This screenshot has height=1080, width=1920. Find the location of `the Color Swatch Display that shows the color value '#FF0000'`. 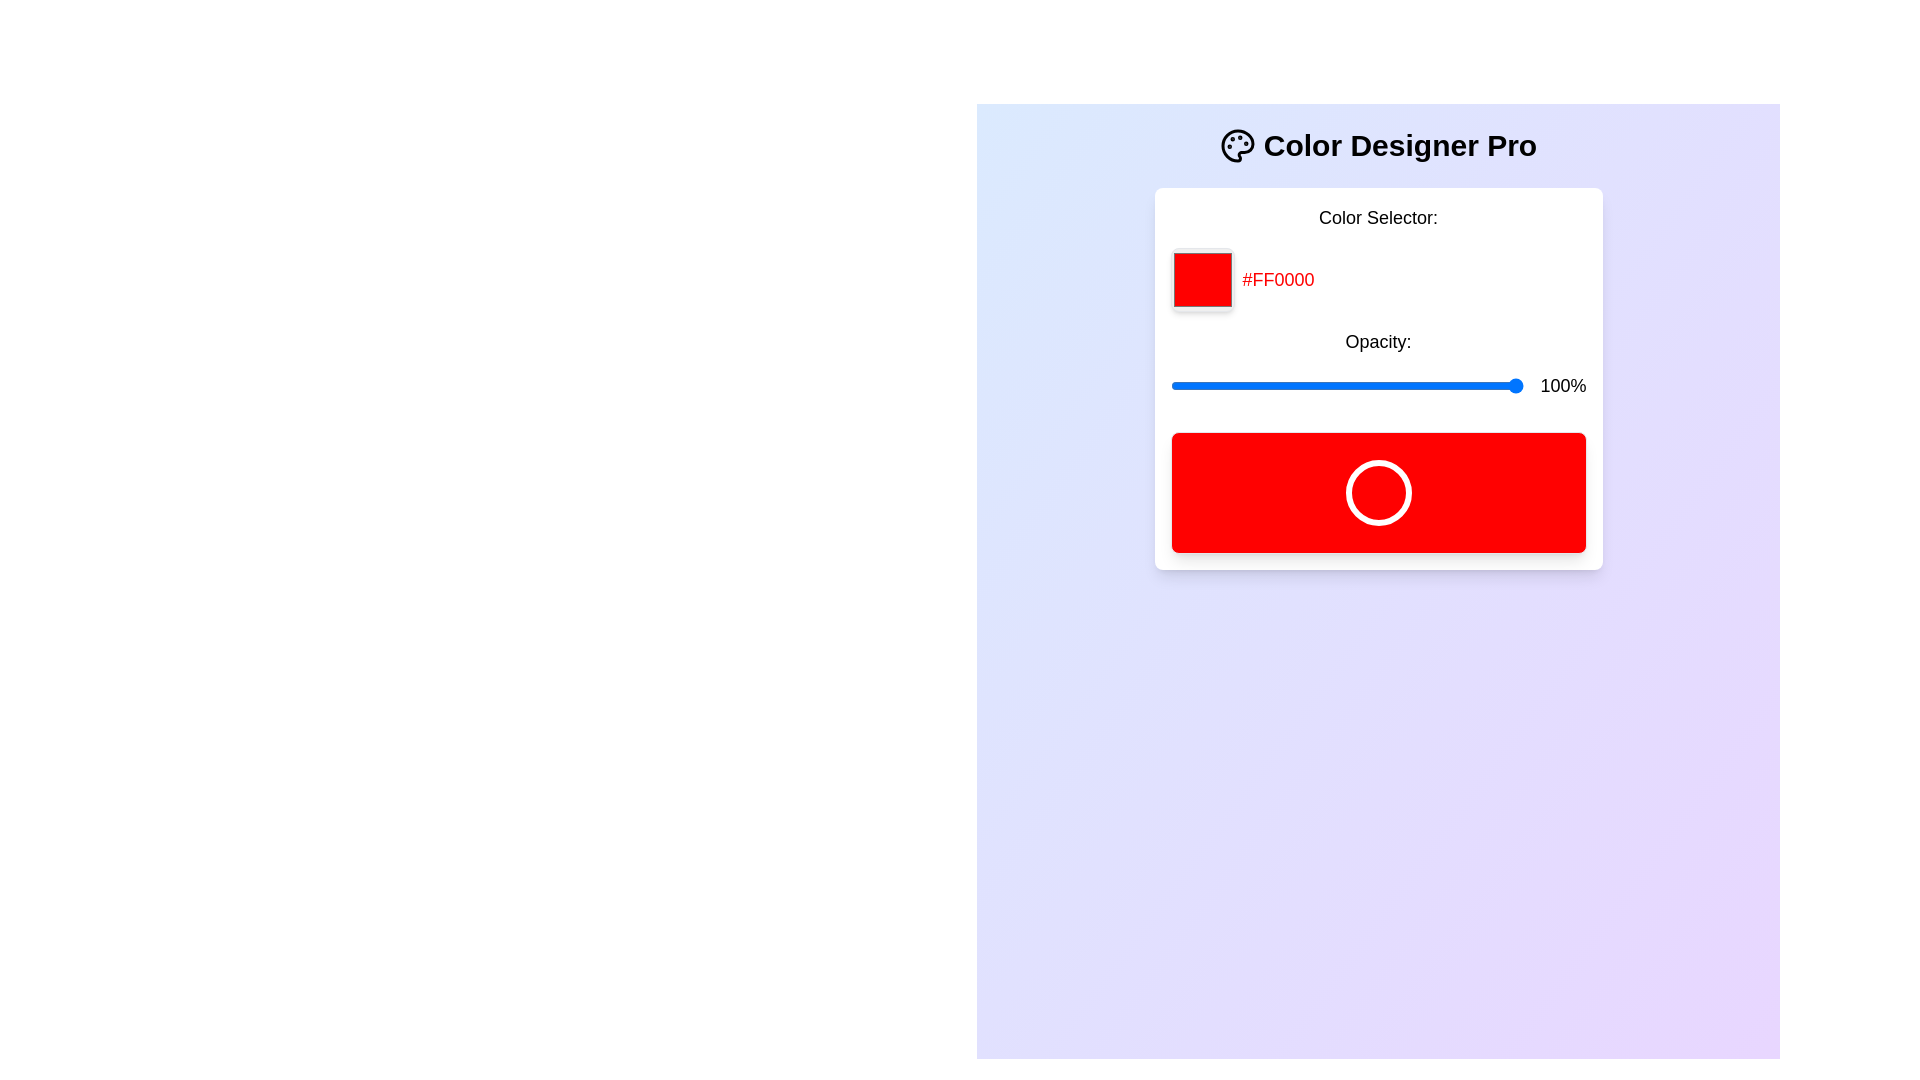

the Color Swatch Display that shows the color value '#FF0000' is located at coordinates (1201, 280).